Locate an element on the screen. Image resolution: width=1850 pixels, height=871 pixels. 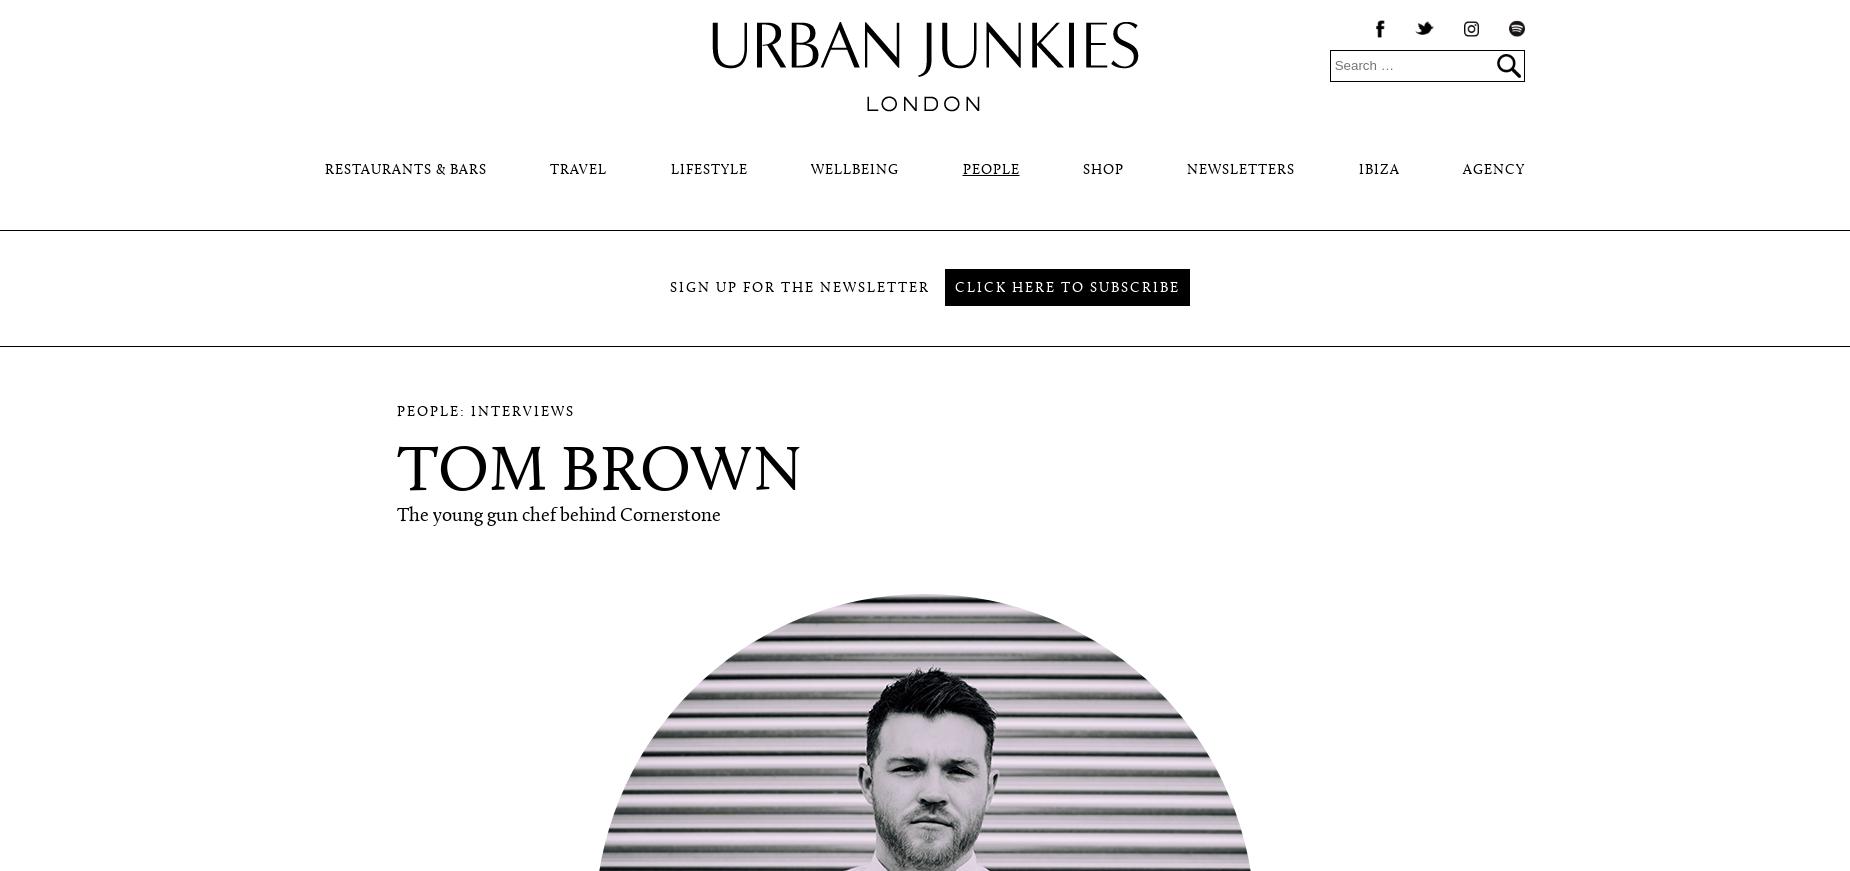
'Tom Brown' is located at coordinates (599, 473).